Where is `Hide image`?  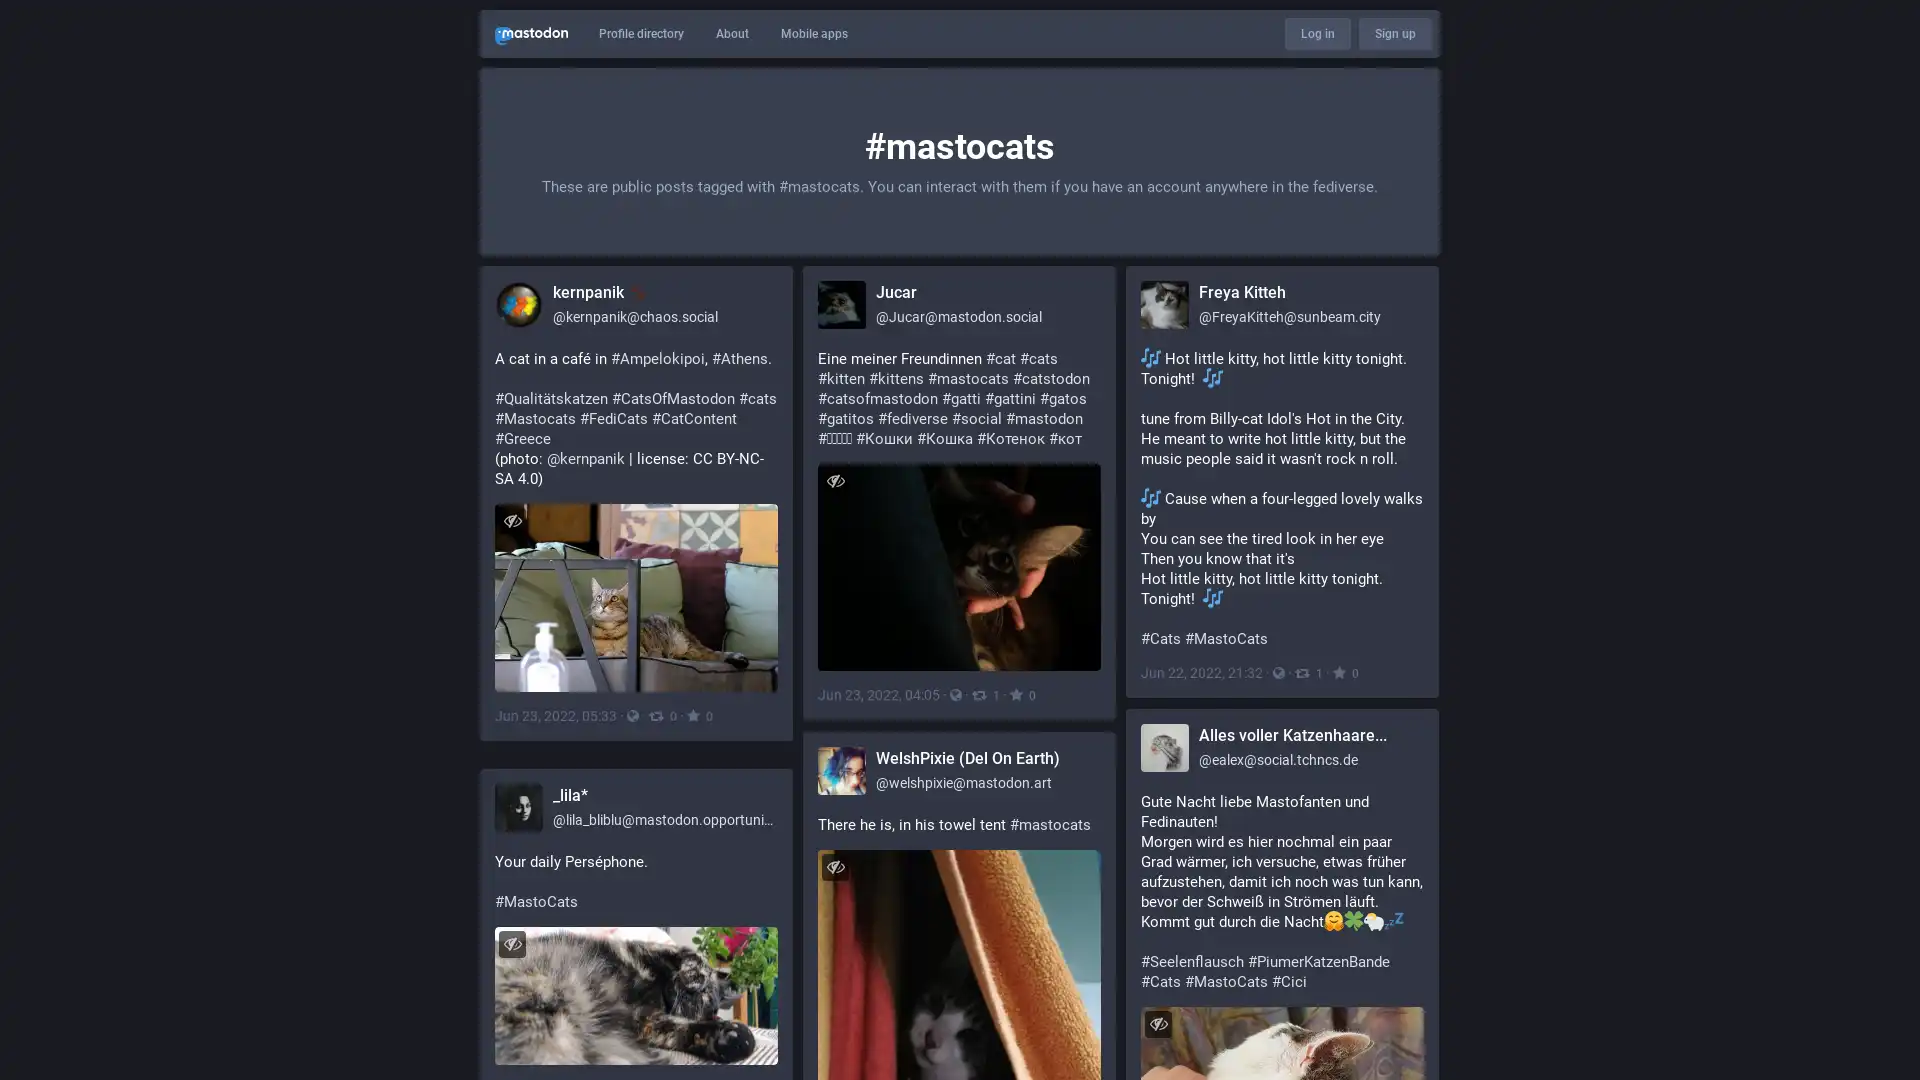
Hide image is located at coordinates (835, 865).